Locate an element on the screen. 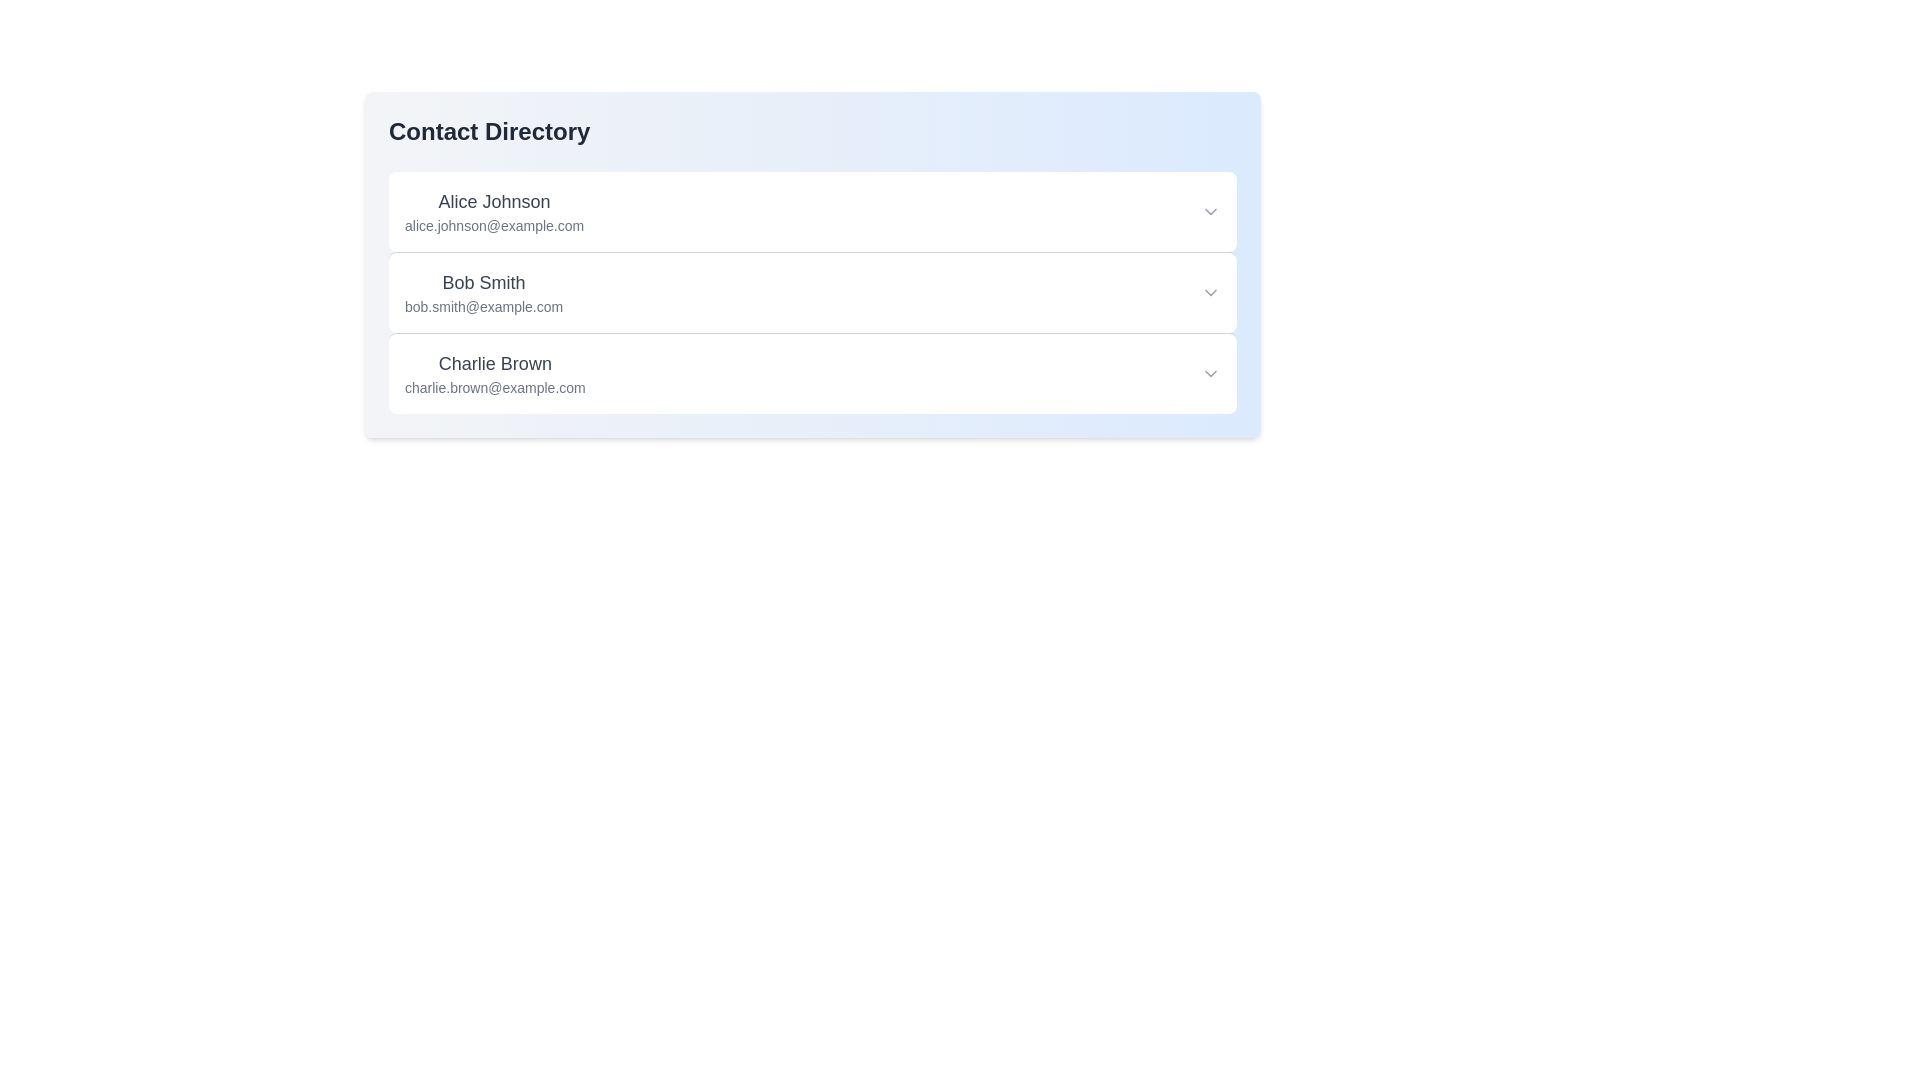  the Contact Row containing the name 'Charlie Brown' and the email 'charlie.brown@example.com' is located at coordinates (812, 374).